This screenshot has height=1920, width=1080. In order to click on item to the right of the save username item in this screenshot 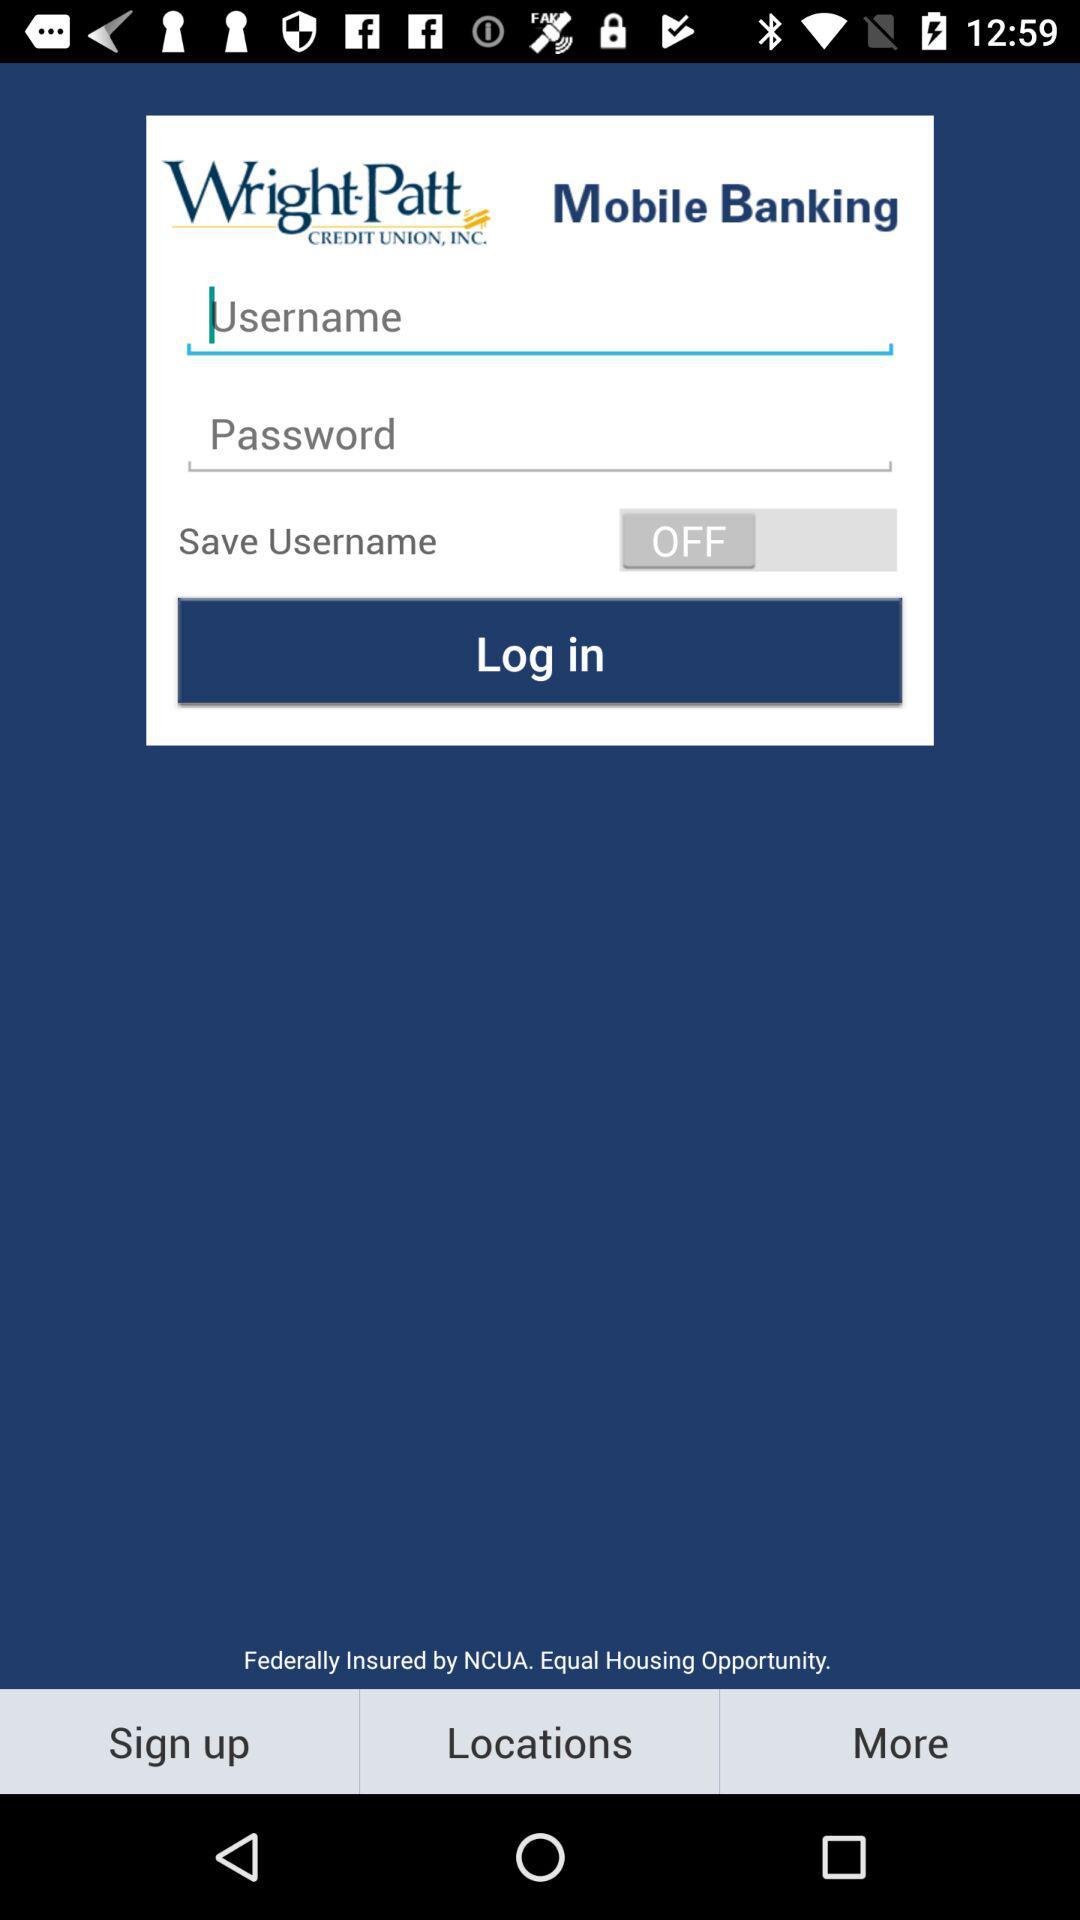, I will do `click(758, 539)`.